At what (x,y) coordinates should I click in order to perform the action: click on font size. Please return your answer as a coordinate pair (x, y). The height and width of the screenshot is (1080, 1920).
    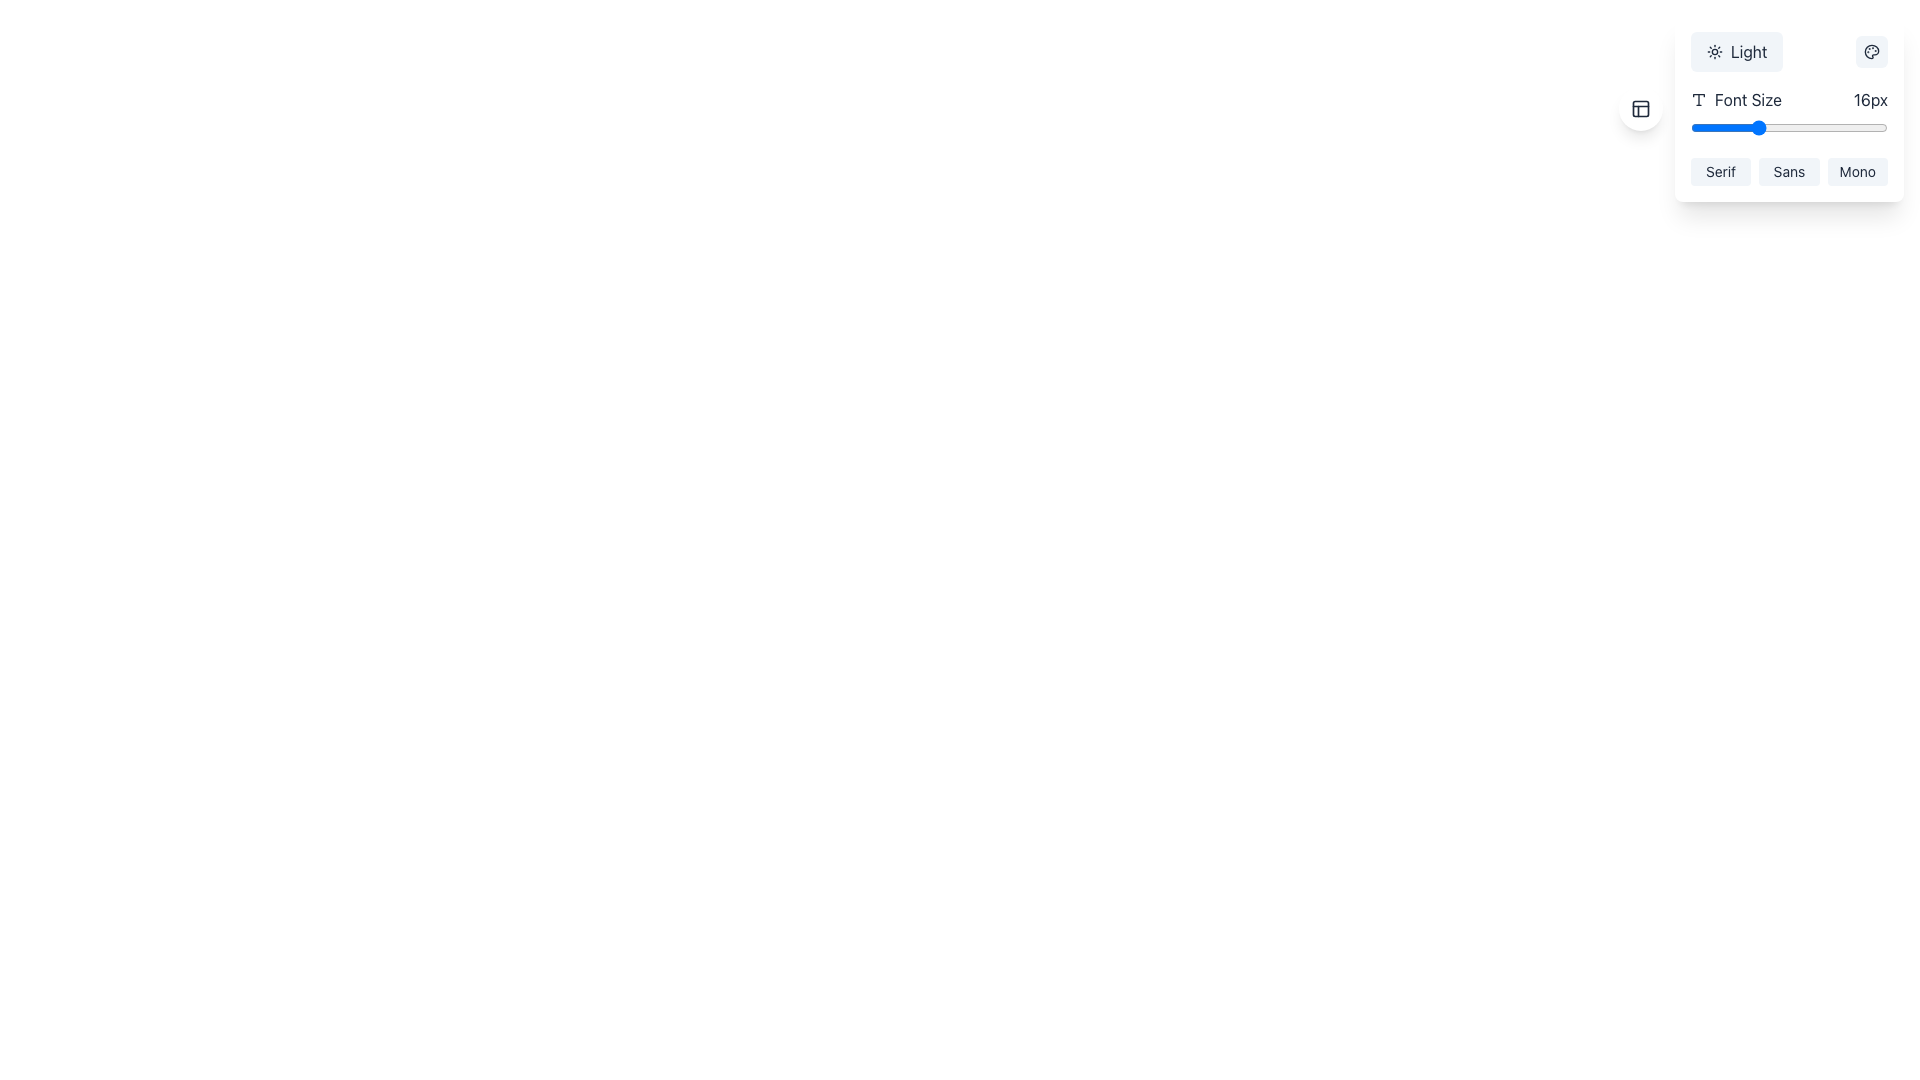
    Looking at the image, I should click on (1838, 127).